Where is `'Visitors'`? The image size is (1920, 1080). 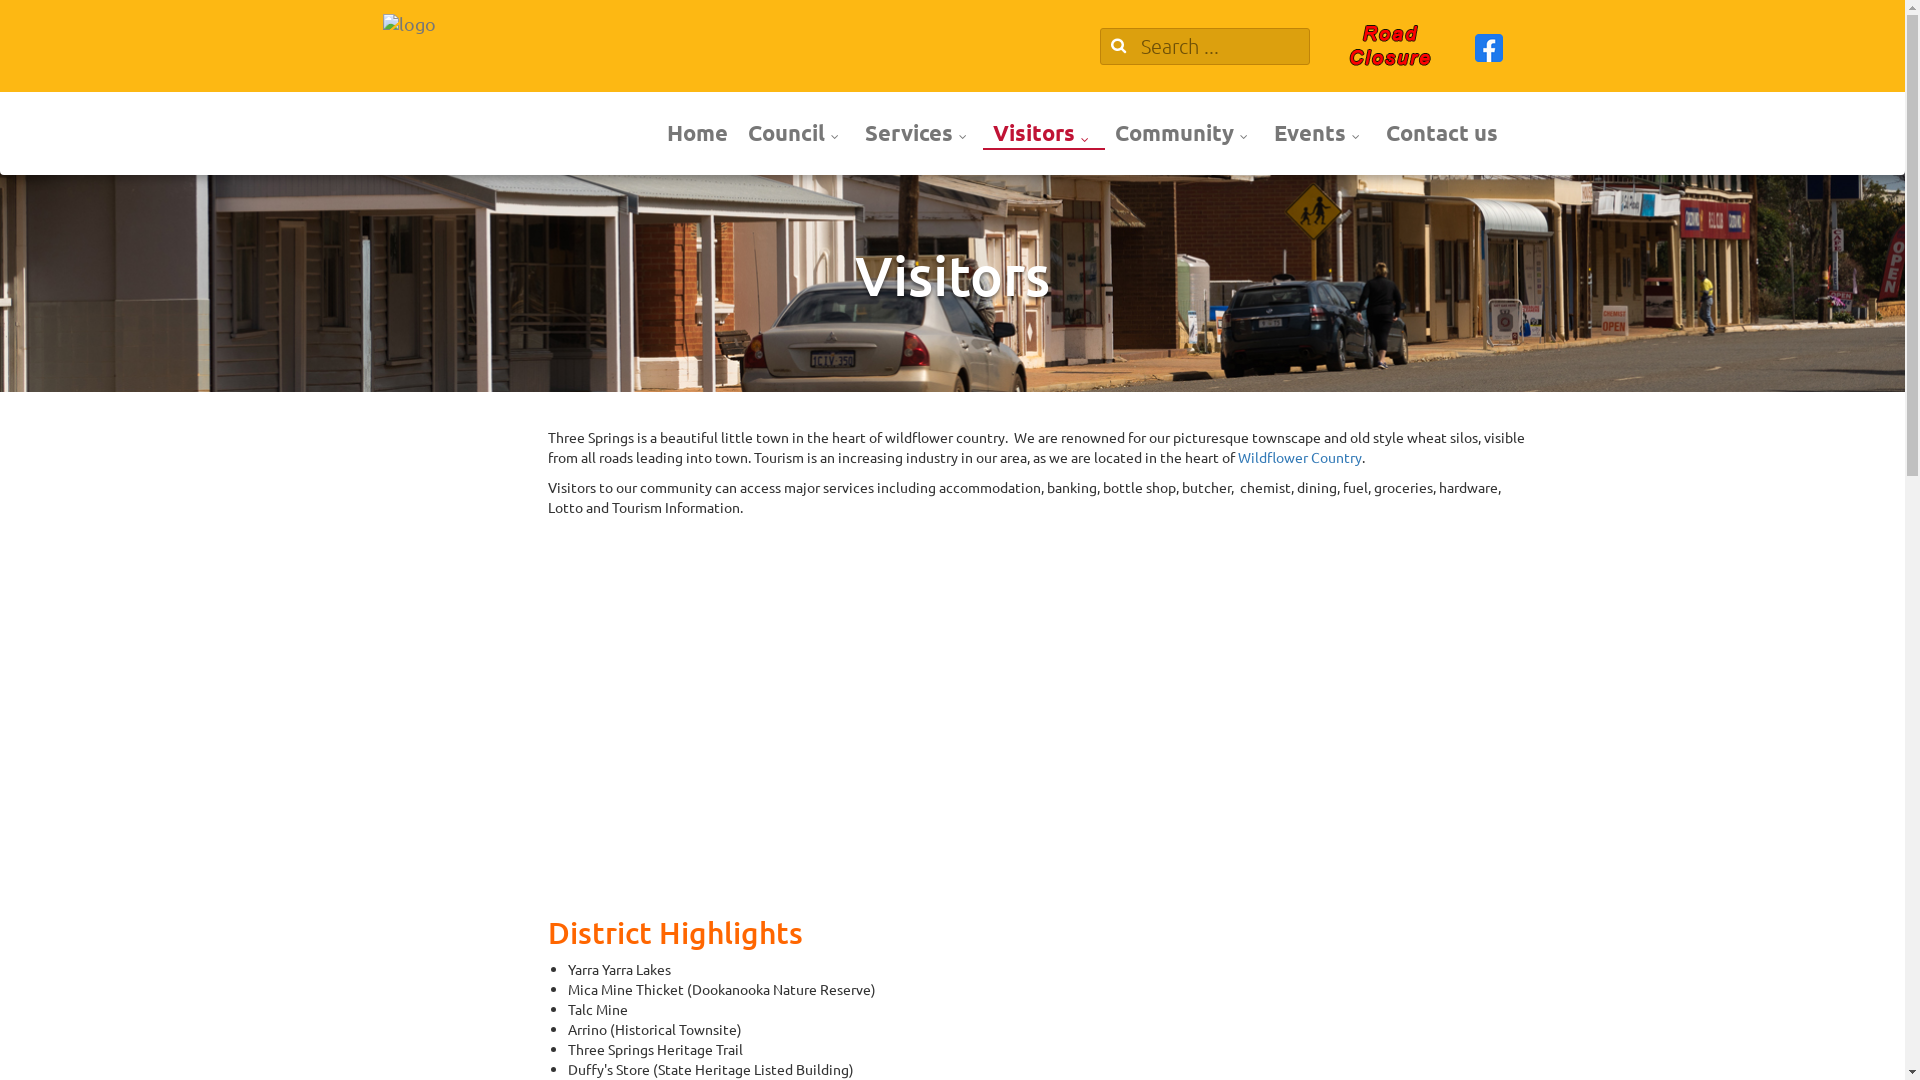 'Visitors' is located at coordinates (1041, 133).